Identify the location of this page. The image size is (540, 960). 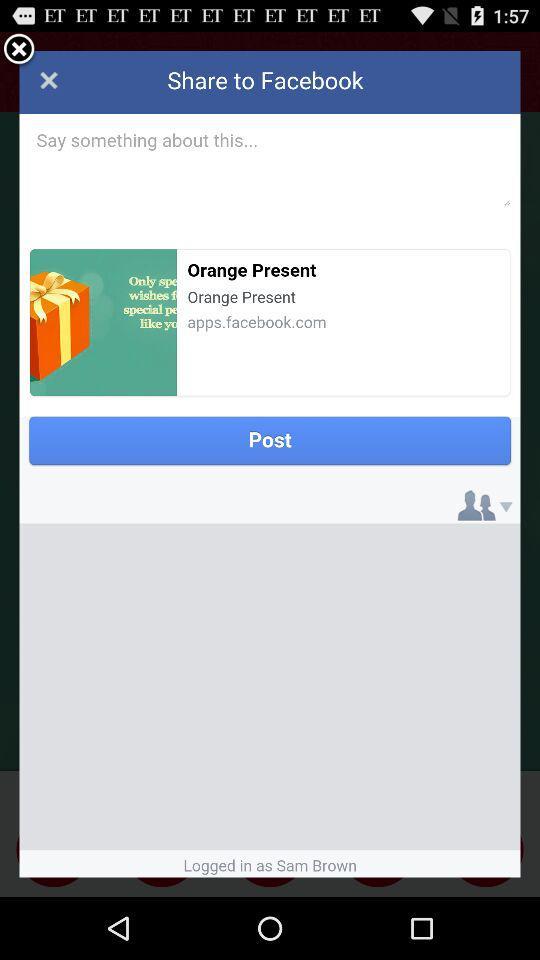
(270, 464).